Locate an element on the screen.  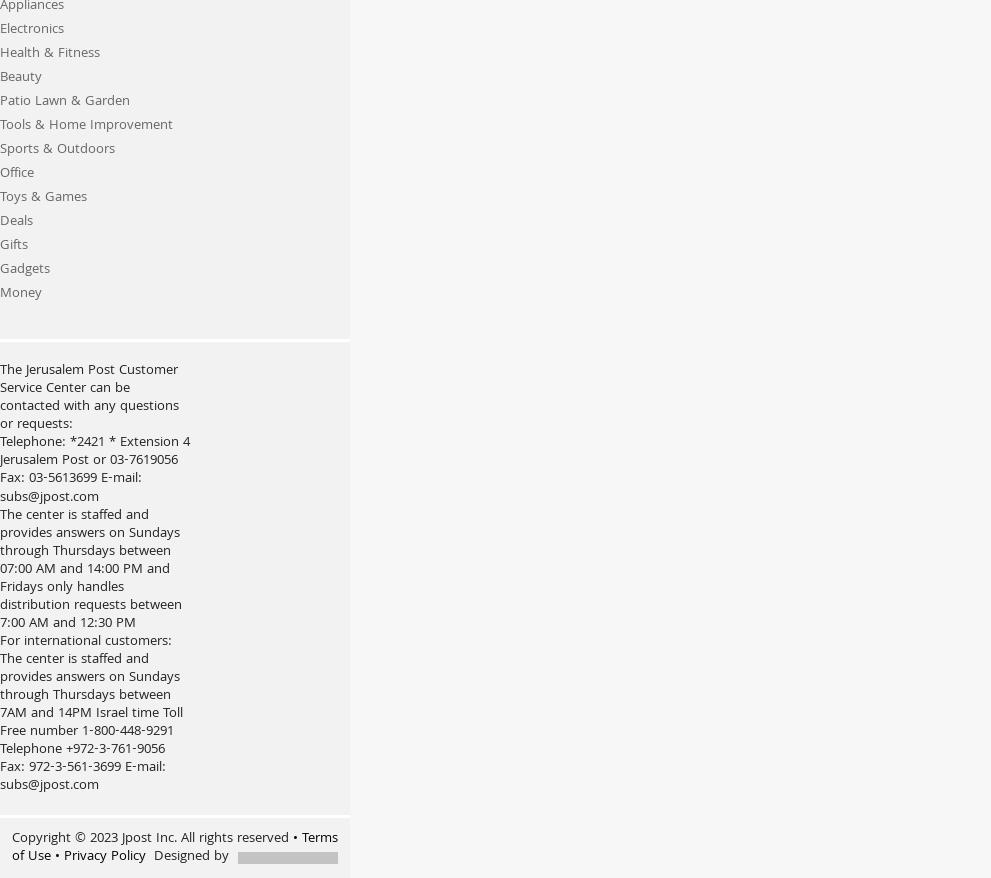
'The Jerusalem Post Customer Service Center can be contacted with any questions or requests:' is located at coordinates (89, 397).